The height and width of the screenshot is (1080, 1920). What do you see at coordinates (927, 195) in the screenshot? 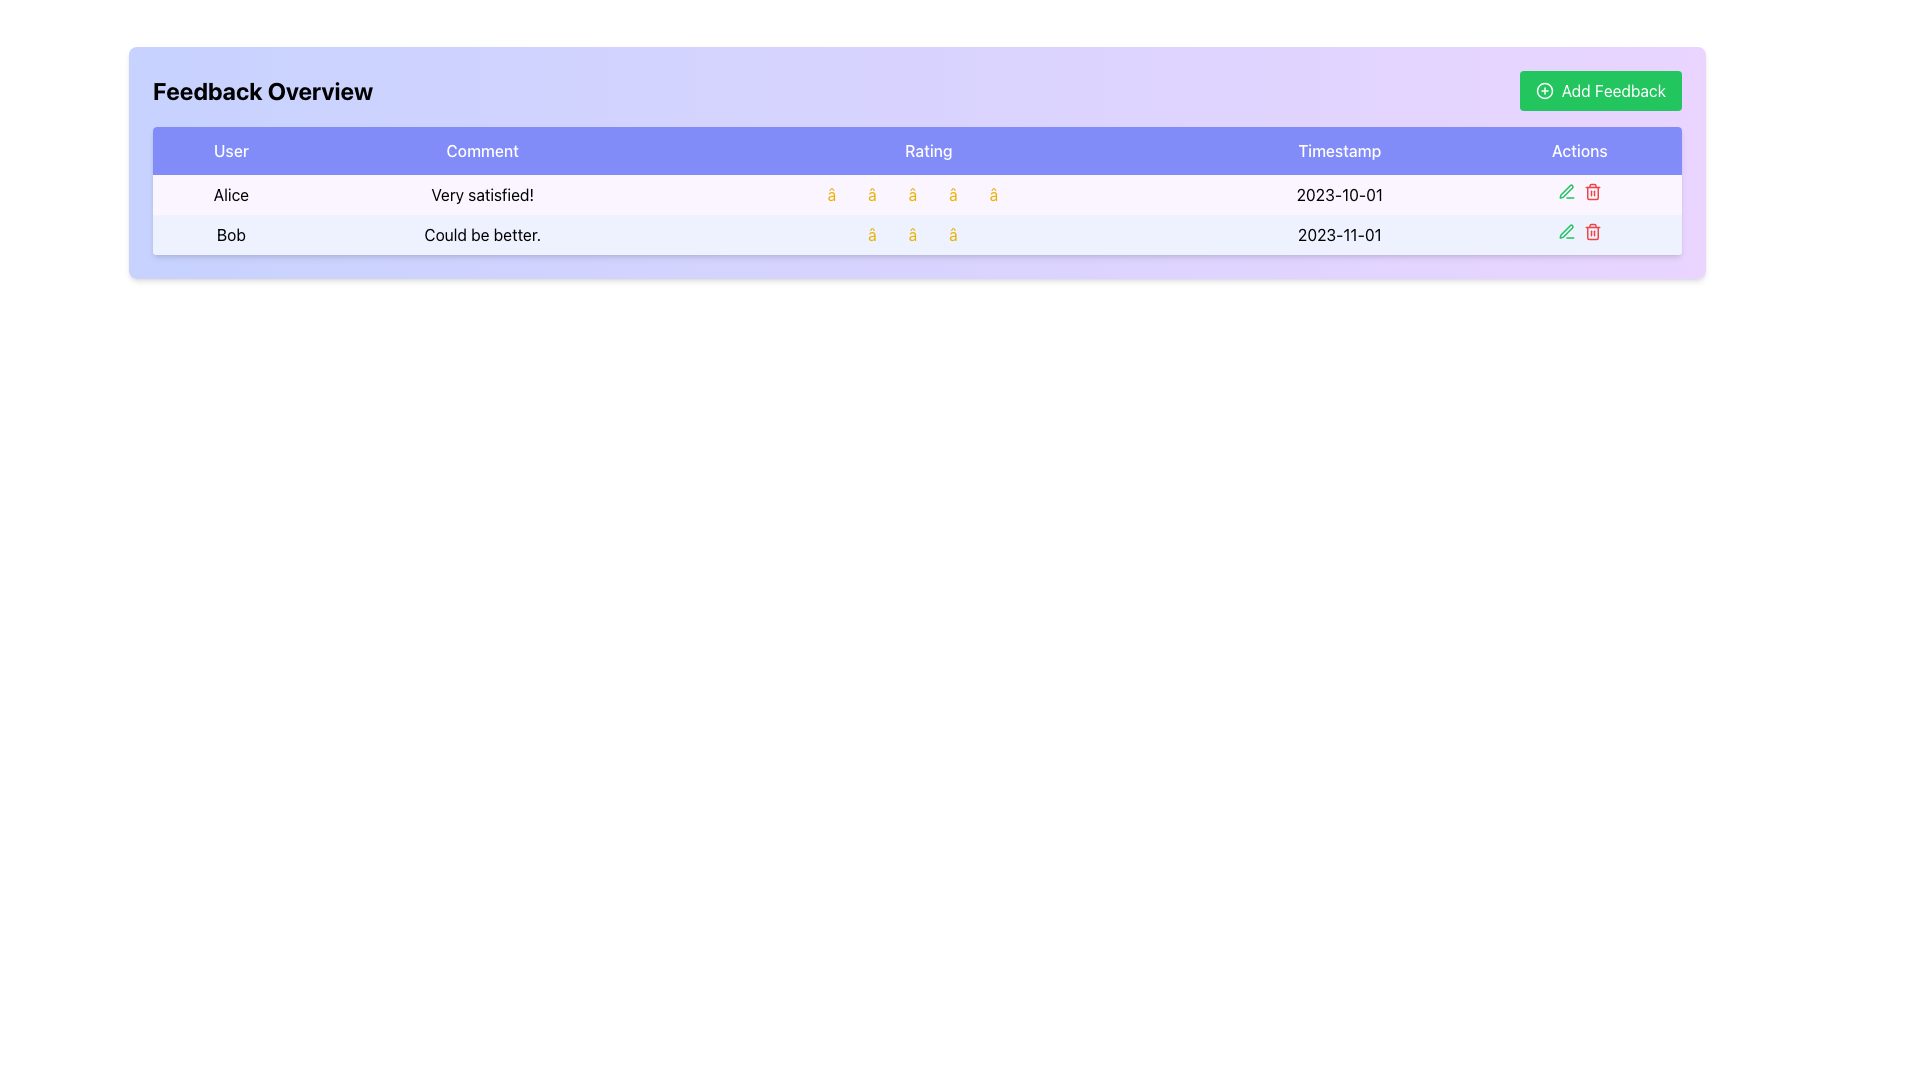
I see `the static display component representing the rating visual, which consists of five yellow star icons arranged horizontally in the 'Rating' column of the first data row, between the 'Comment' and 'Timestamp' columns for feedback by 'Alice'` at bounding box center [927, 195].